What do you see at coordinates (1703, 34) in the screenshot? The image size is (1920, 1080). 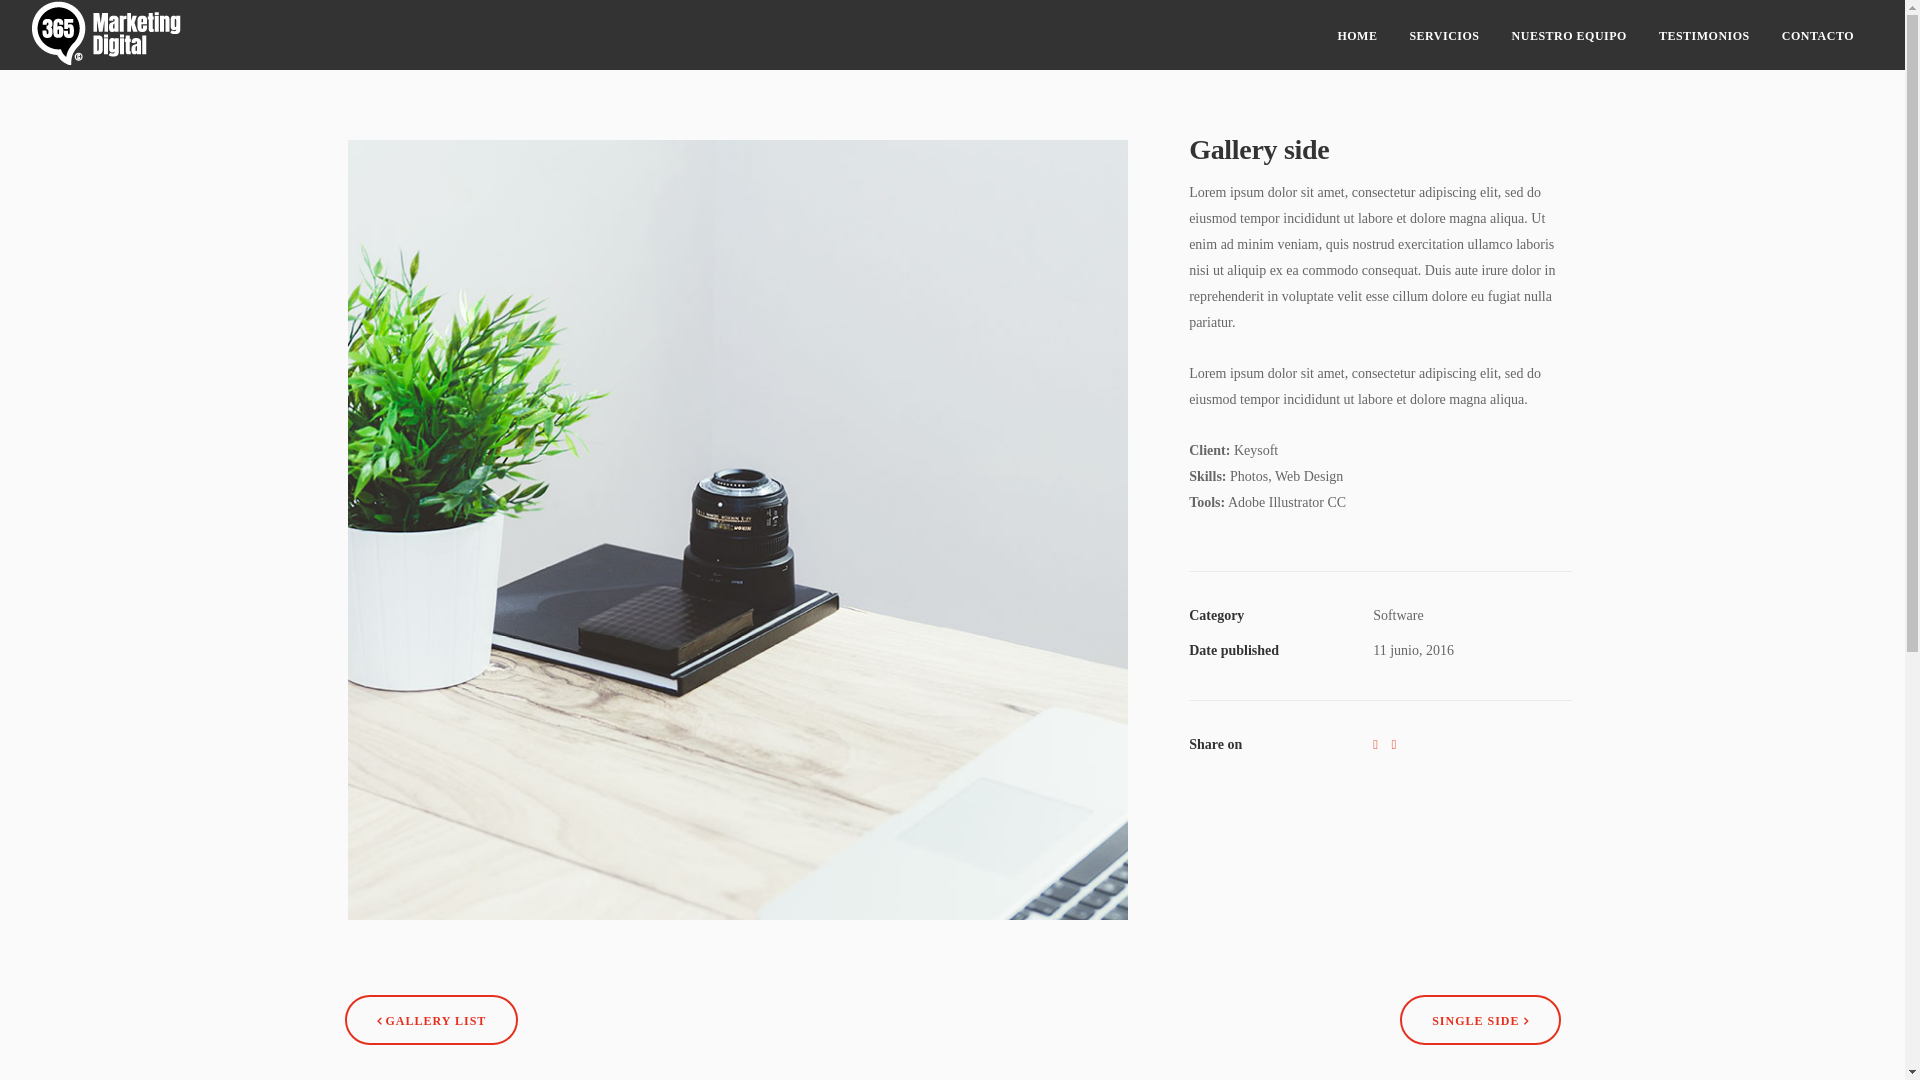 I see `'TESTIMONIOS'` at bounding box center [1703, 34].